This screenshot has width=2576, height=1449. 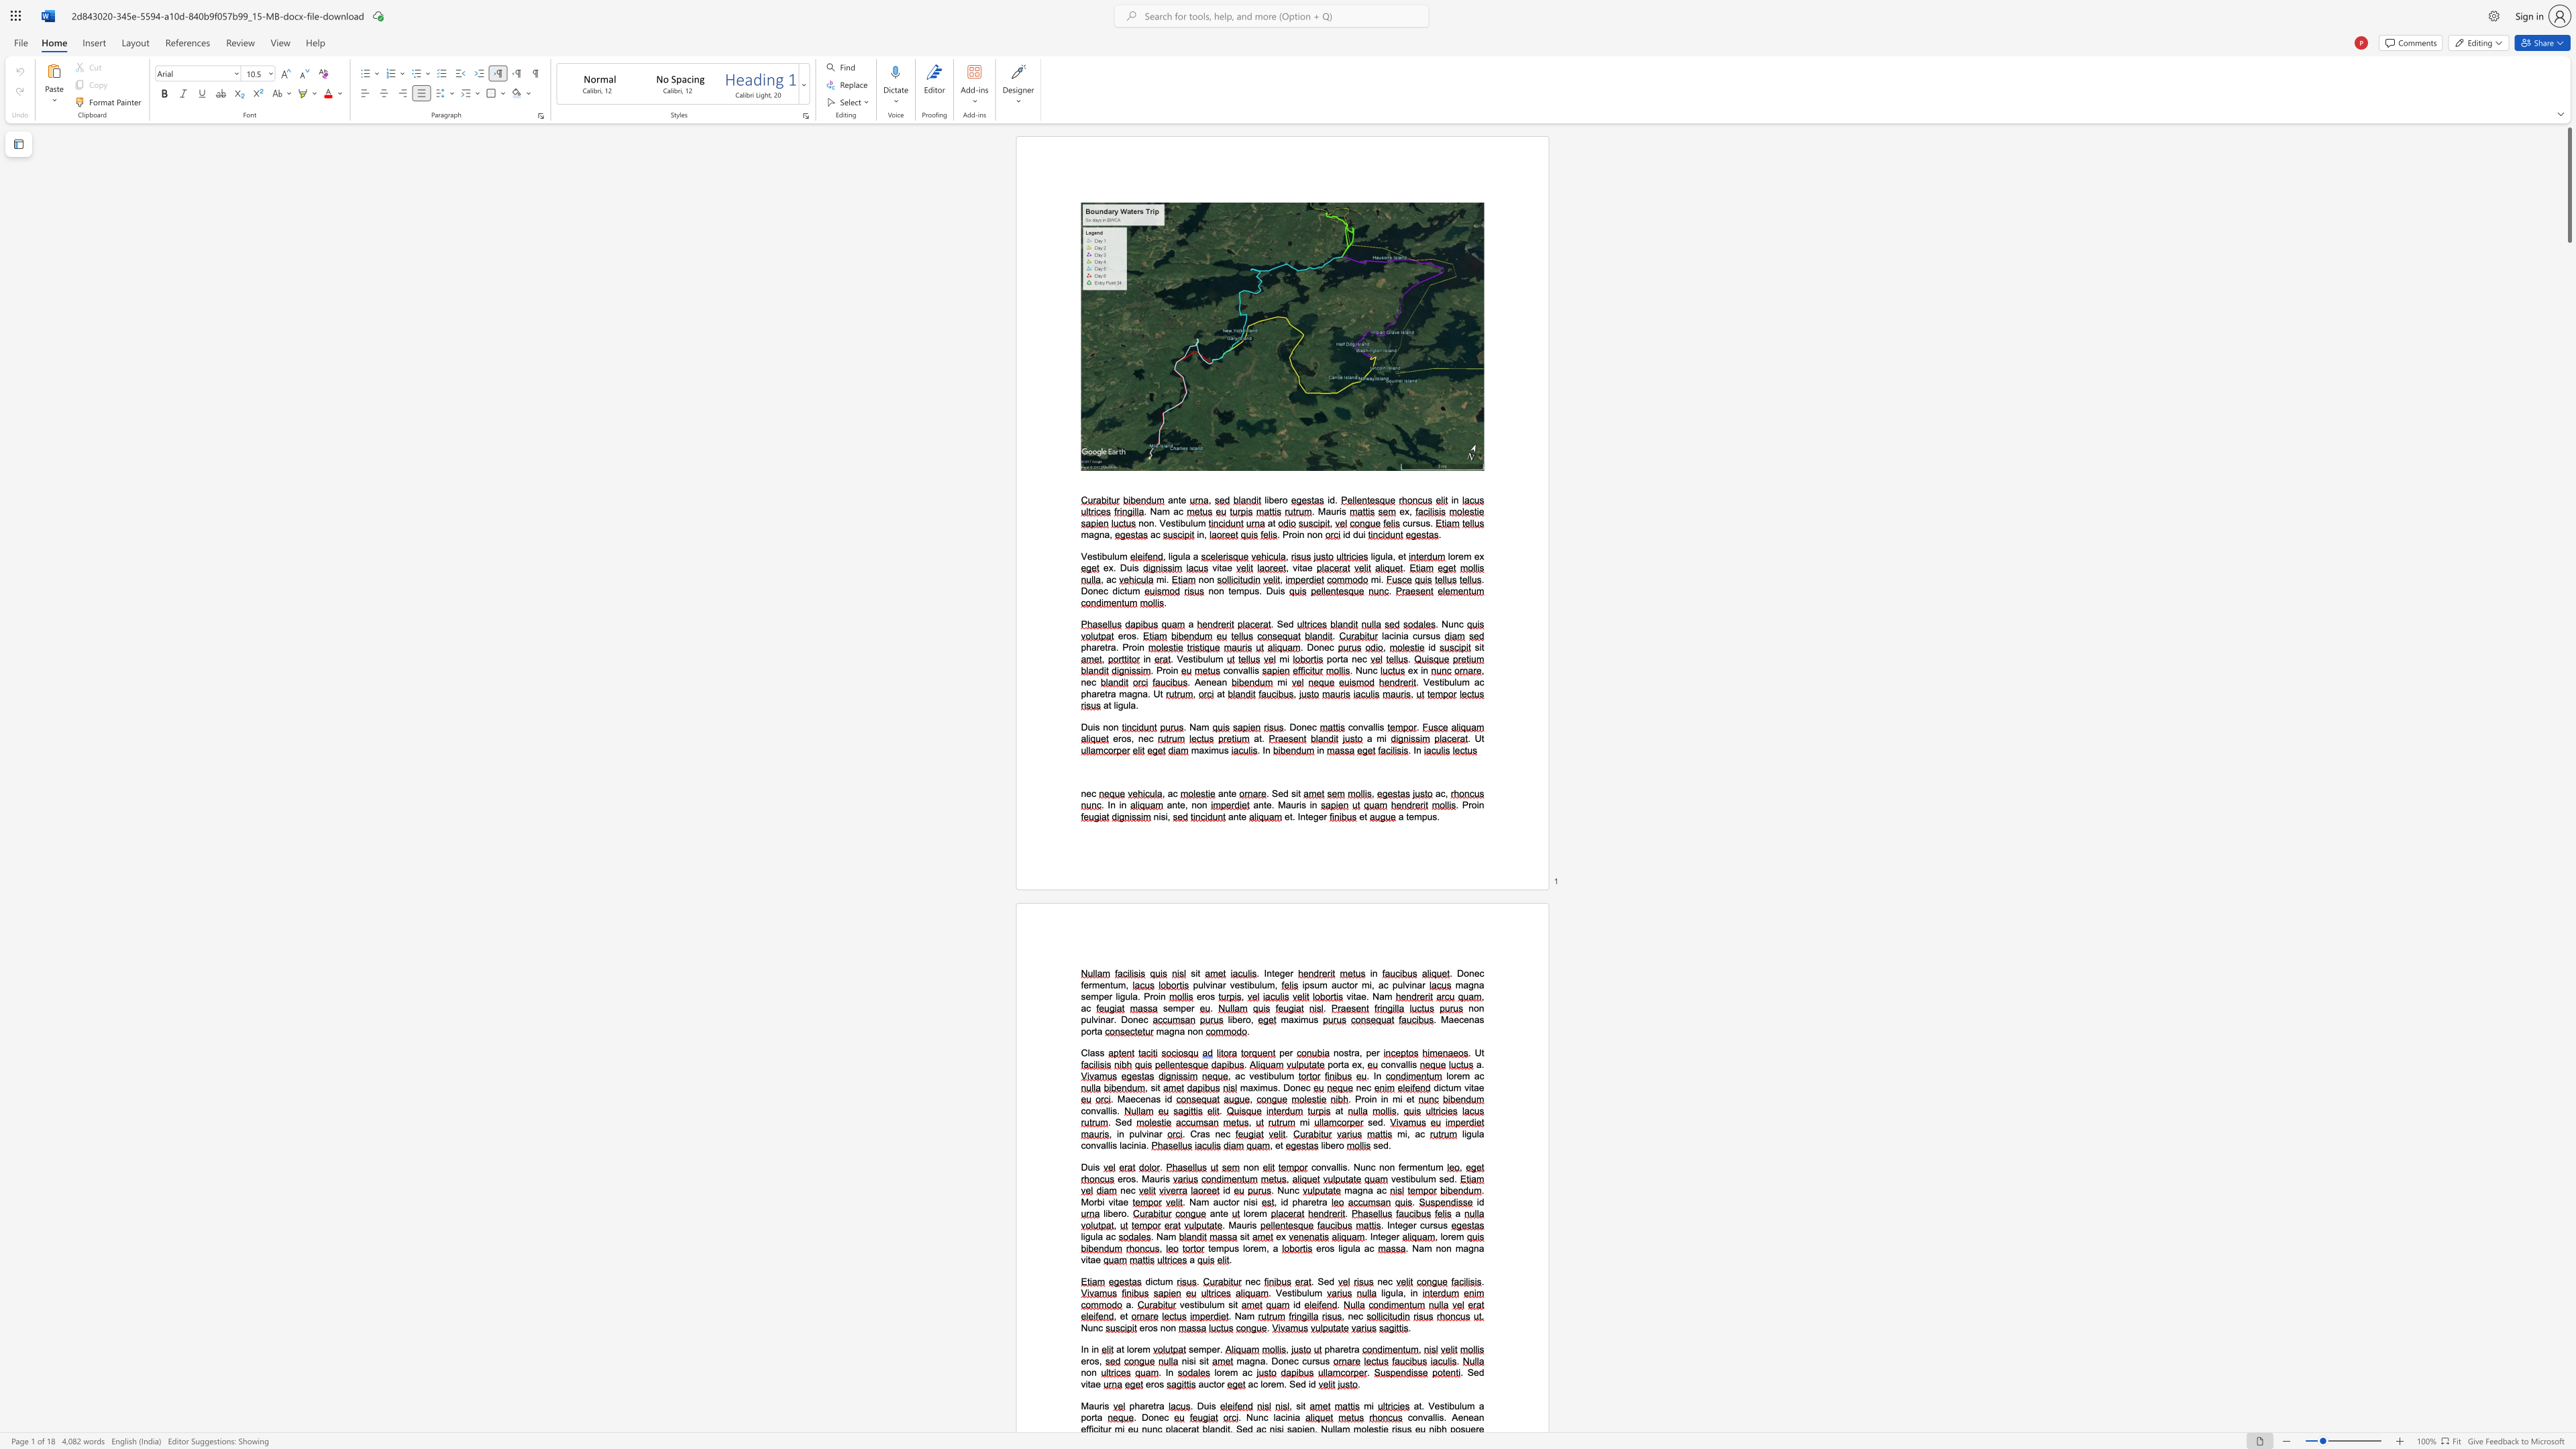 I want to click on the 2th character "e" in the text, so click(x=1446, y=1178).